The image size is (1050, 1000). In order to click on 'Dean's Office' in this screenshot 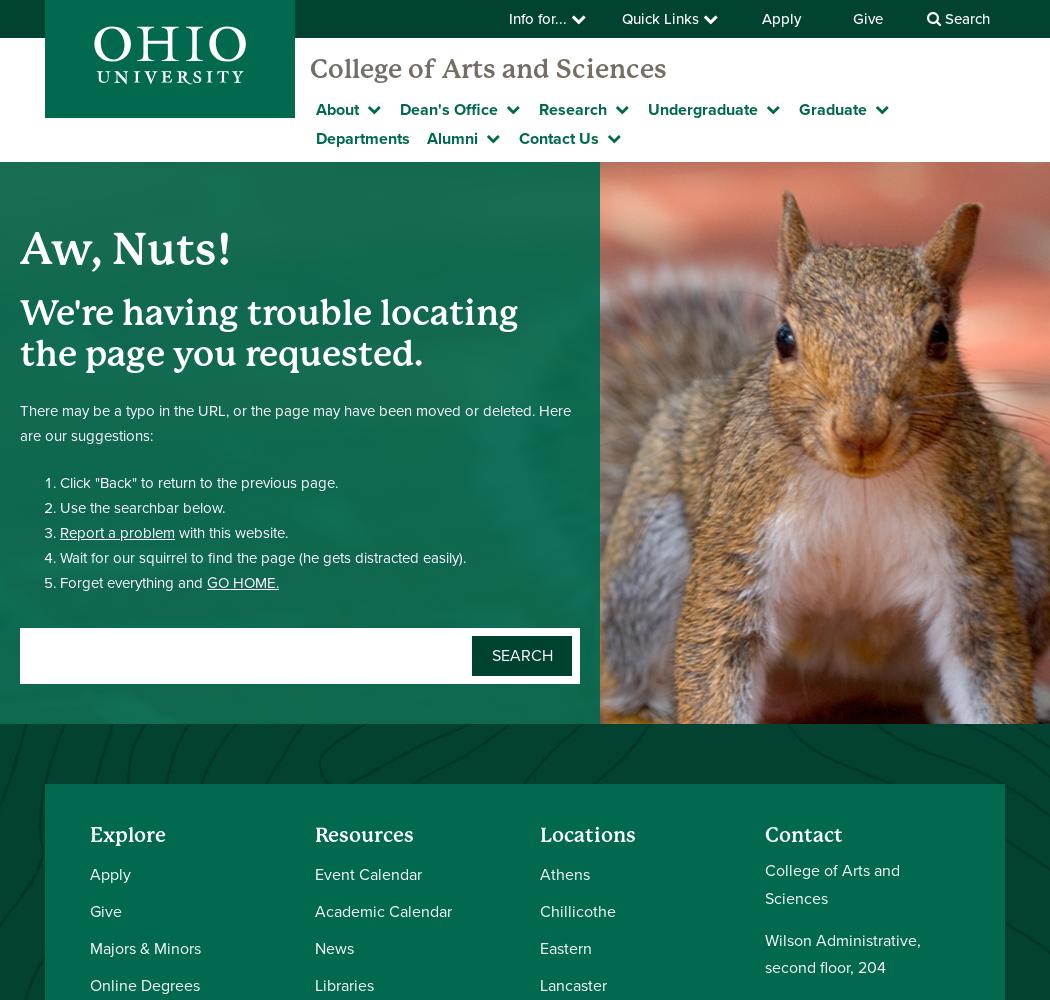, I will do `click(447, 109)`.